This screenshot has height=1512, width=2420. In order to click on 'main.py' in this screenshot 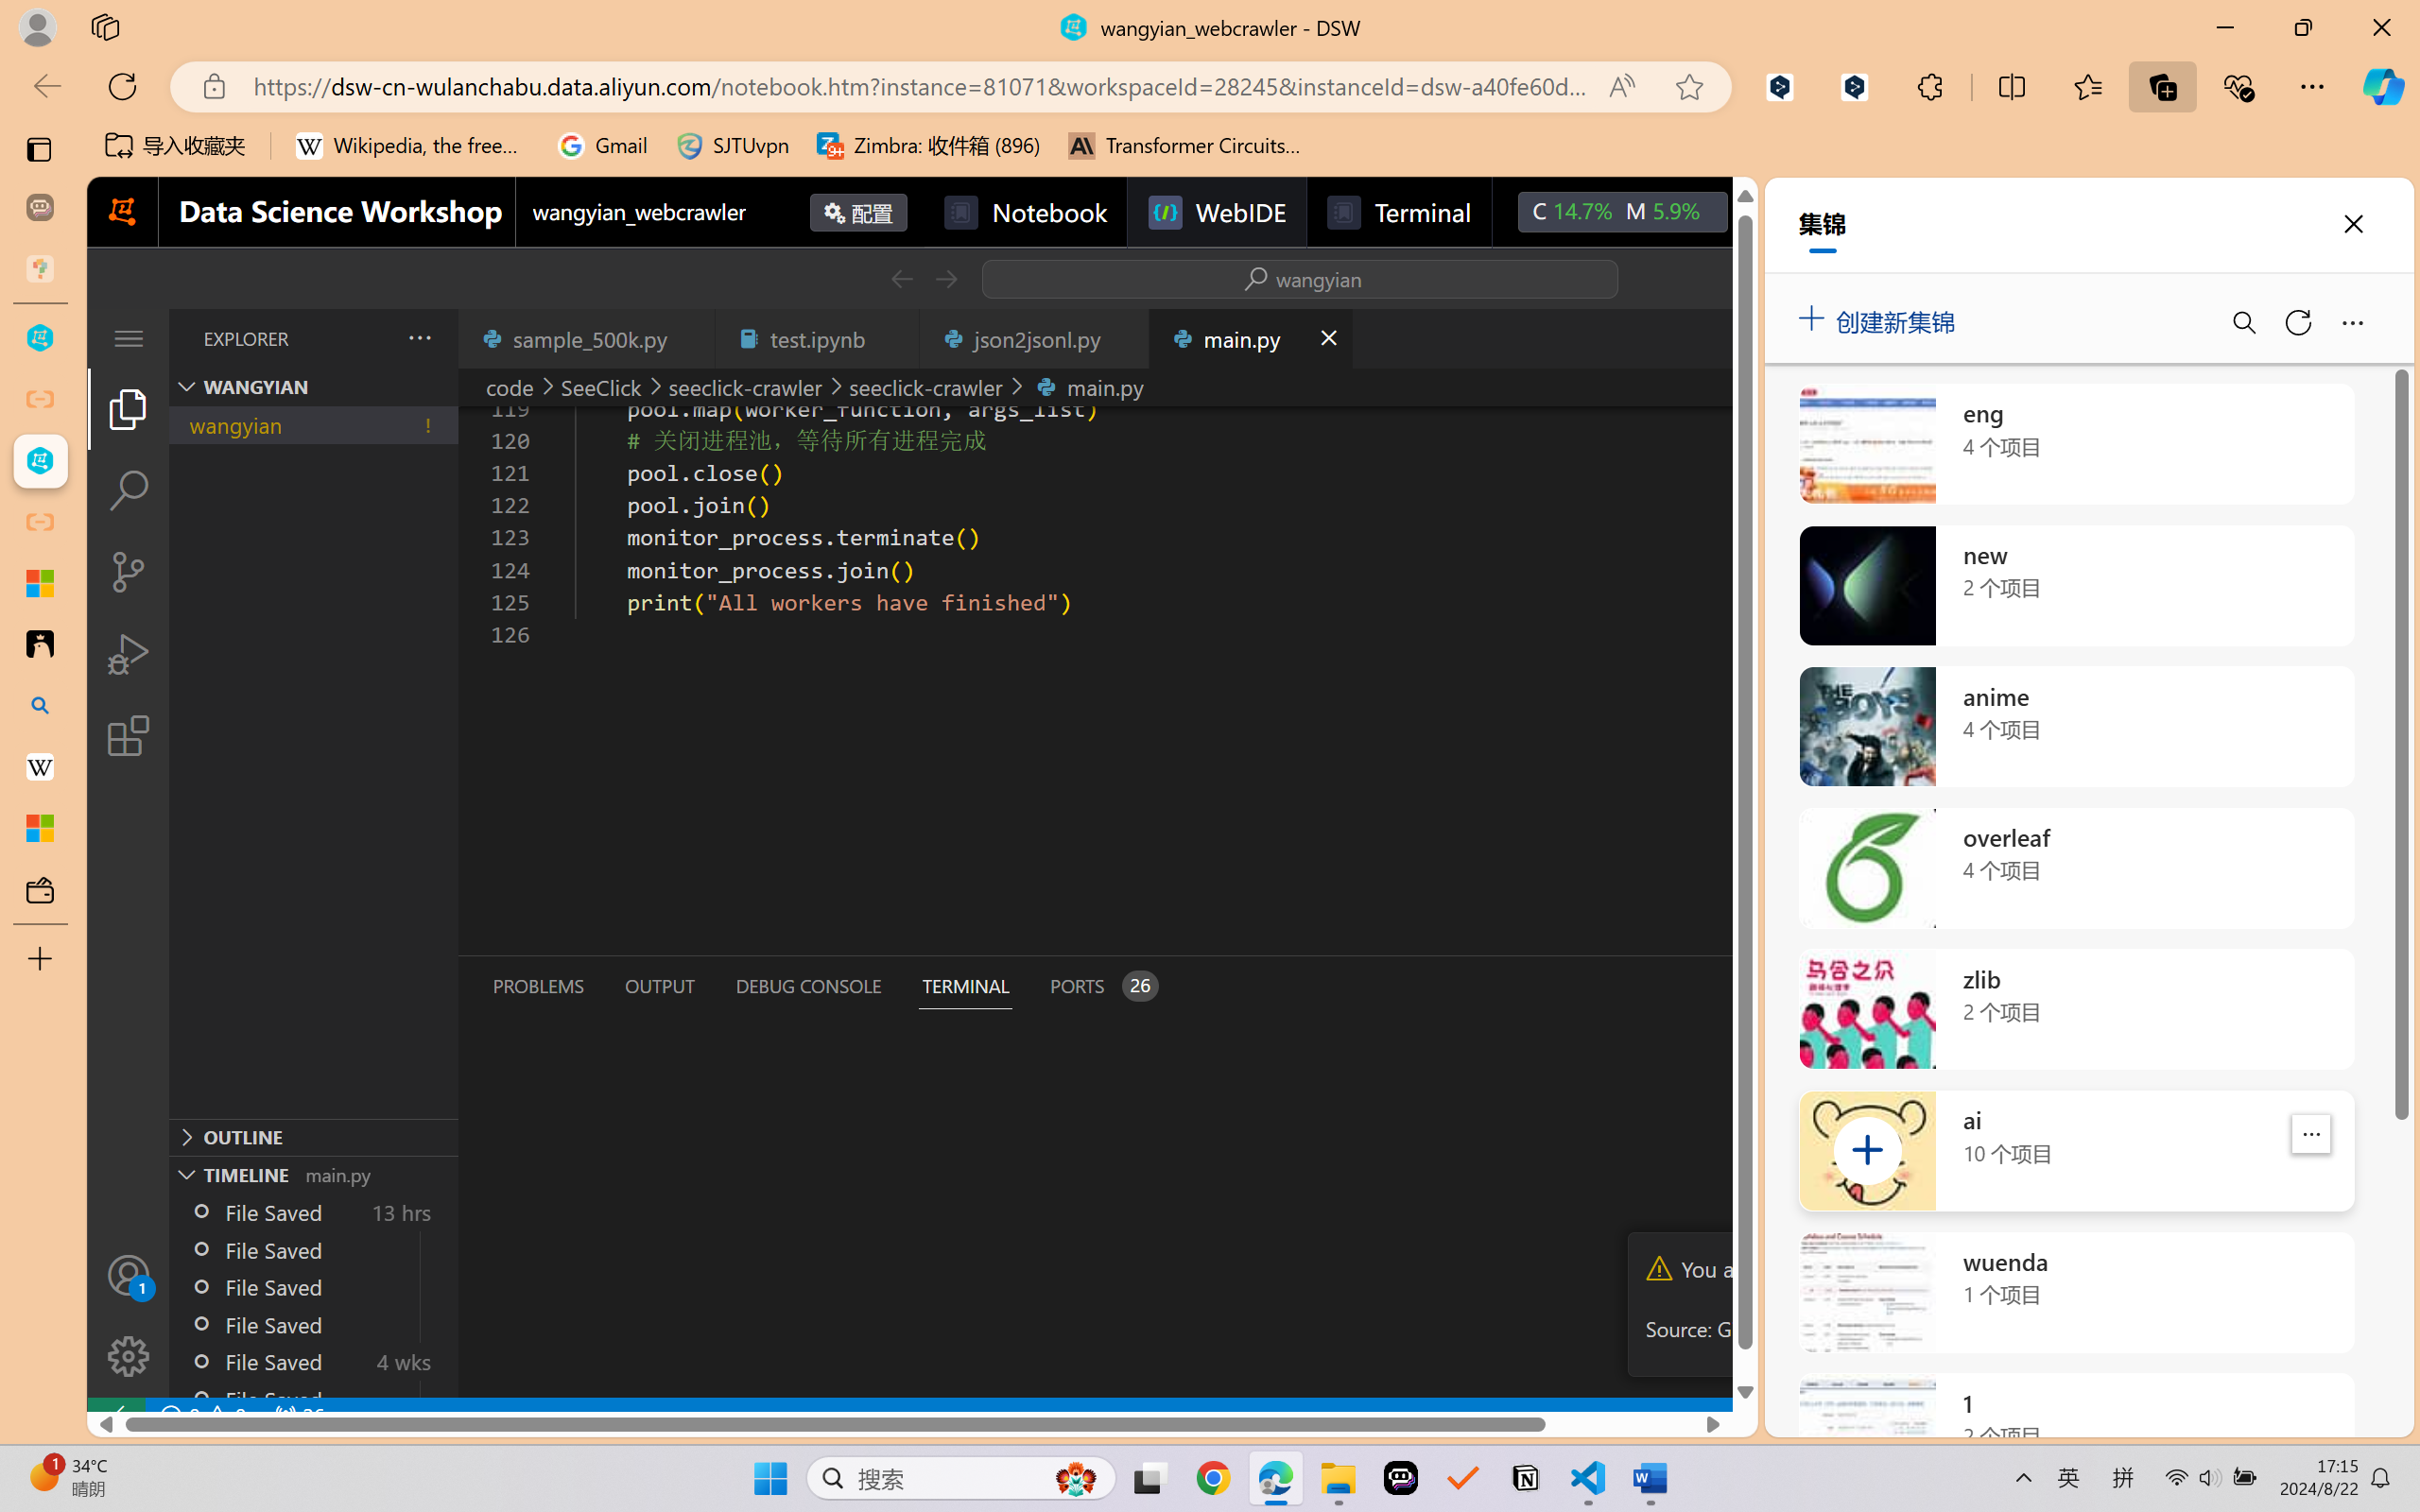, I will do `click(1249, 337)`.